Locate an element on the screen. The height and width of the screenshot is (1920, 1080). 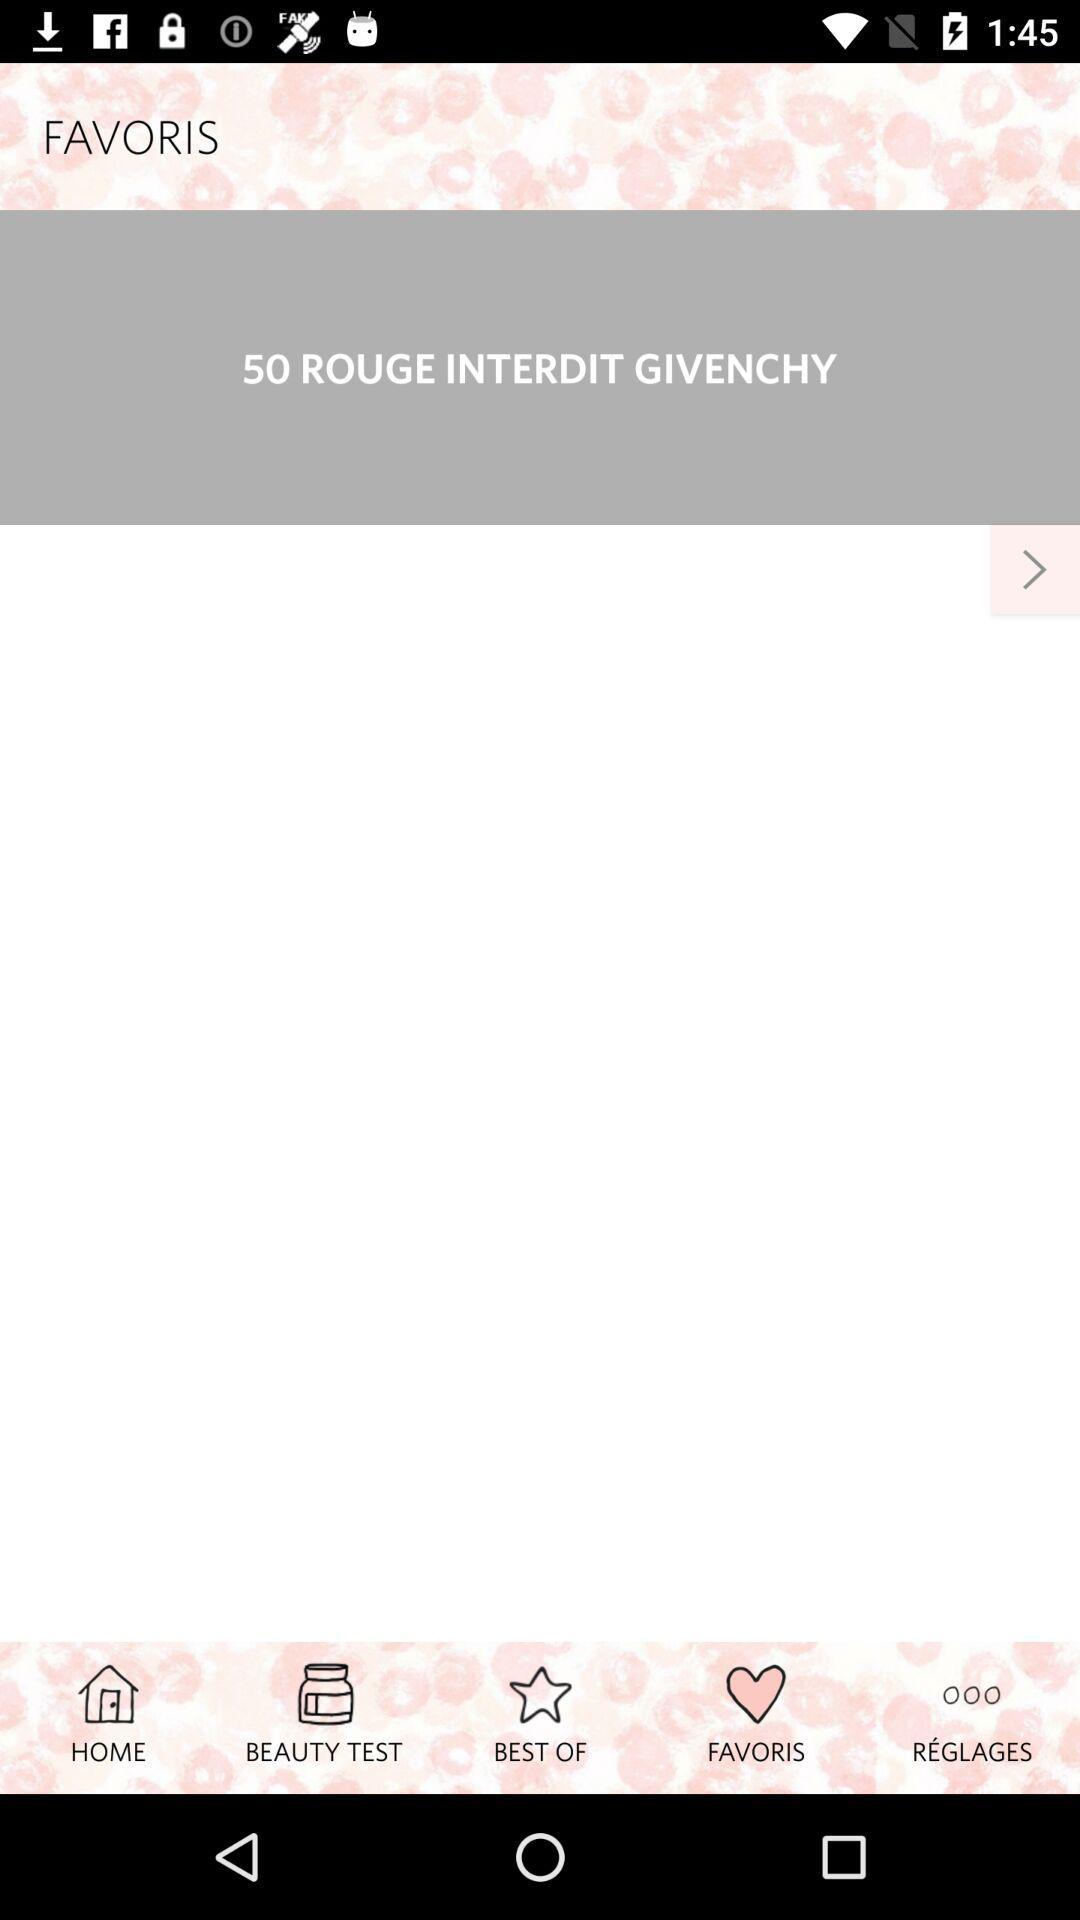
the icon to the left of the favoris item is located at coordinates (540, 1716).